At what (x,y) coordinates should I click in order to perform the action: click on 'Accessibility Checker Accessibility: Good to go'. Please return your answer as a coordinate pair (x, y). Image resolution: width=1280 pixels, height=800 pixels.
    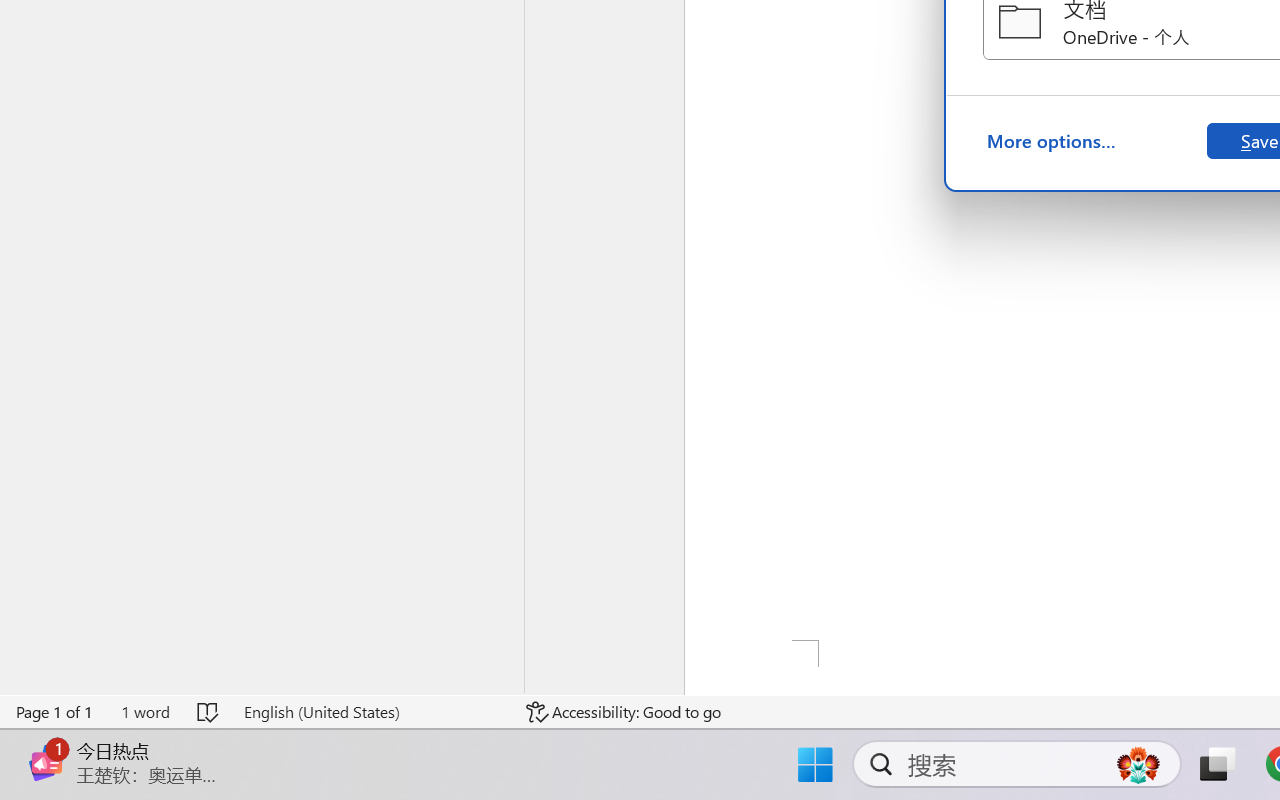
    Looking at the image, I should click on (623, 711).